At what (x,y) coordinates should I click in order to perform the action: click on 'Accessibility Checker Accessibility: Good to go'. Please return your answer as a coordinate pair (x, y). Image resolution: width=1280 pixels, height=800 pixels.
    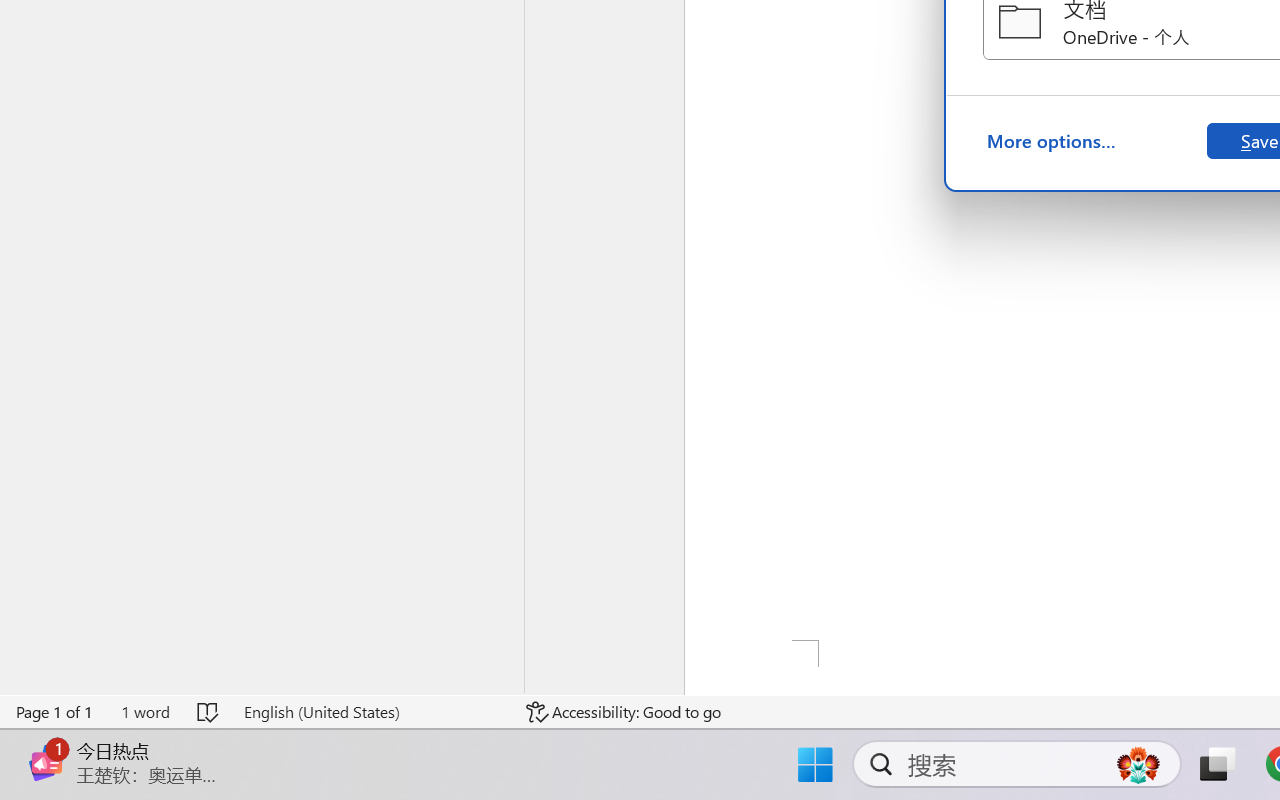
    Looking at the image, I should click on (623, 711).